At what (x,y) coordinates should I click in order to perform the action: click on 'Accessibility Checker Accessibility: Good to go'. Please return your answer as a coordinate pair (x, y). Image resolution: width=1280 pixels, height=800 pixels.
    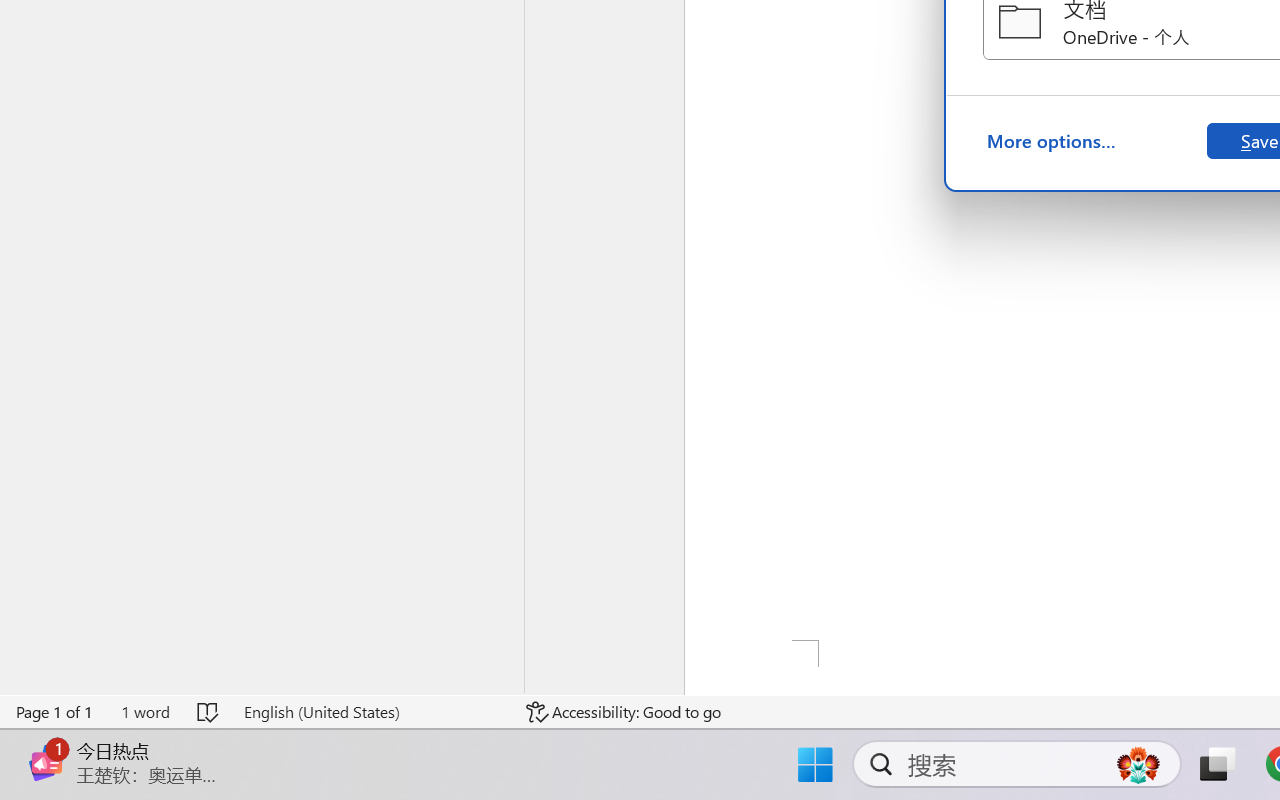
    Looking at the image, I should click on (623, 711).